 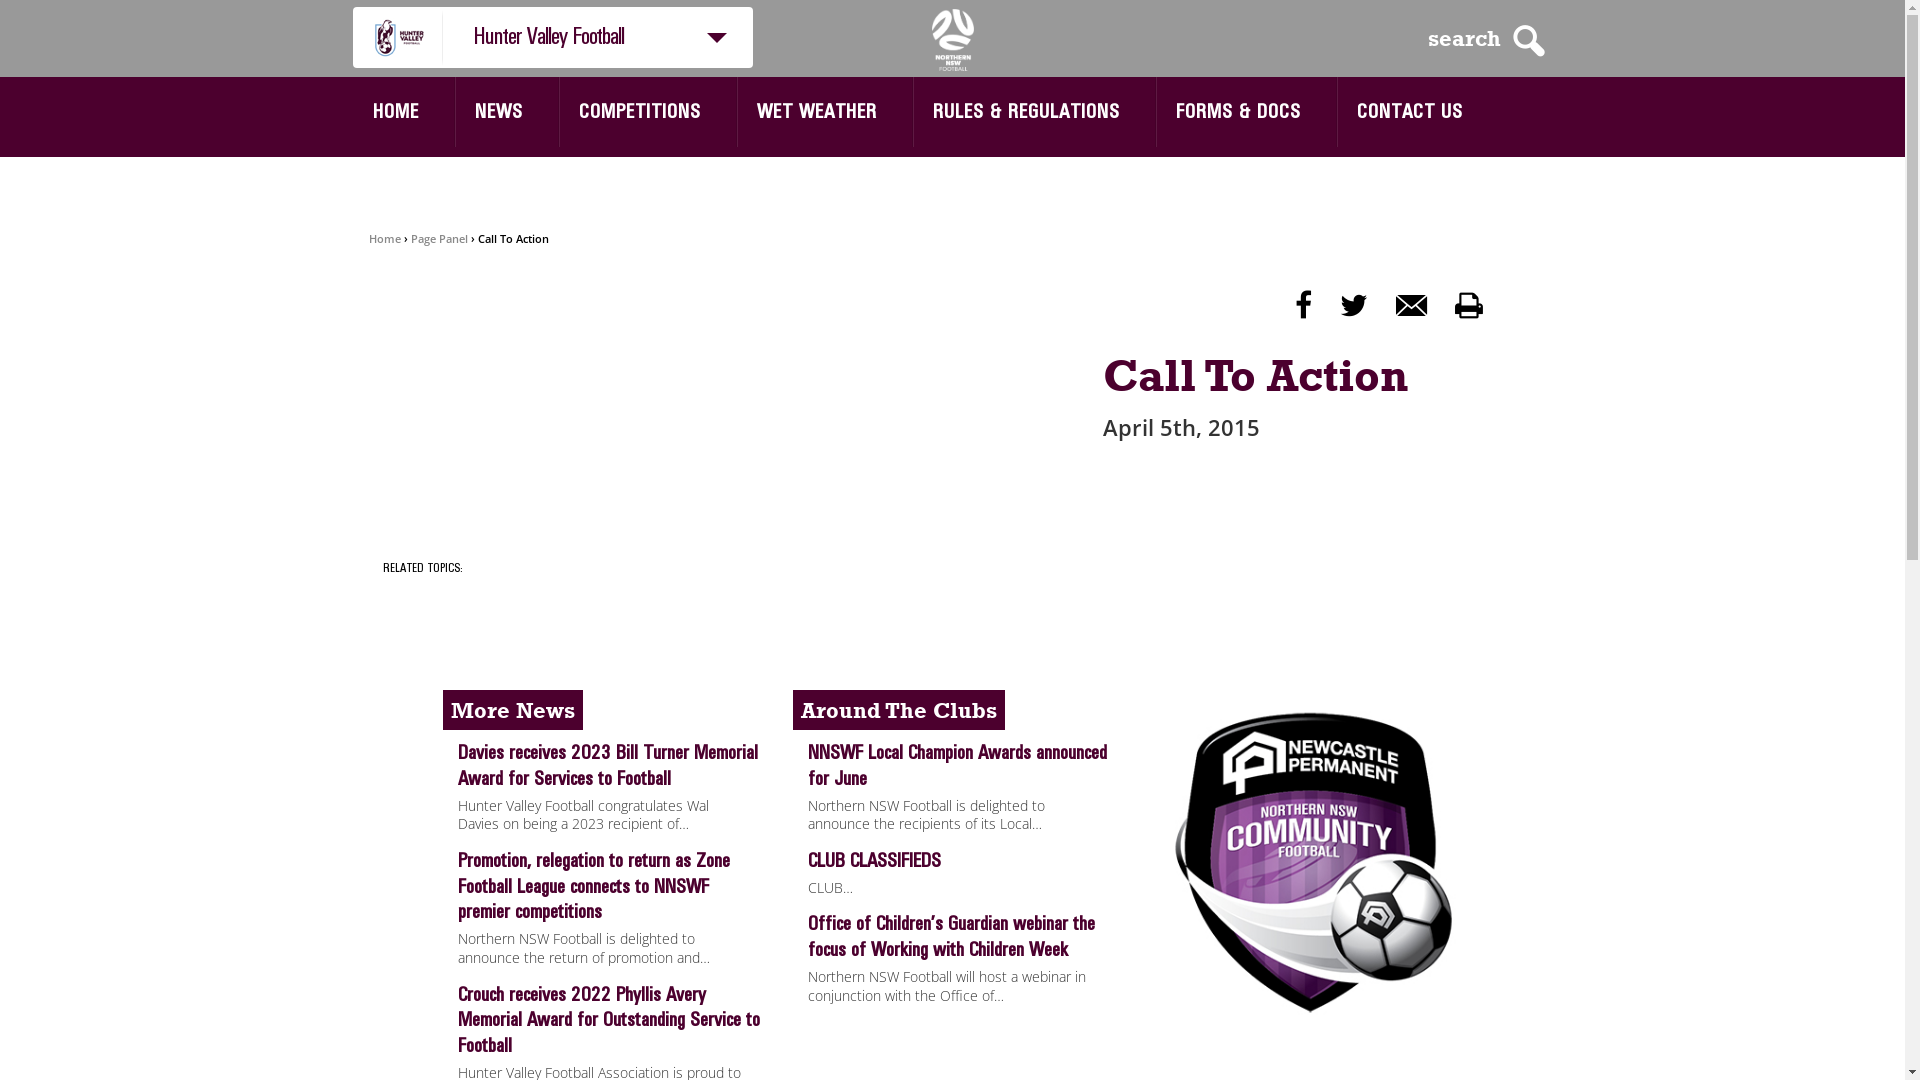 What do you see at coordinates (1408, 111) in the screenshot?
I see `'CONTACT US'` at bounding box center [1408, 111].